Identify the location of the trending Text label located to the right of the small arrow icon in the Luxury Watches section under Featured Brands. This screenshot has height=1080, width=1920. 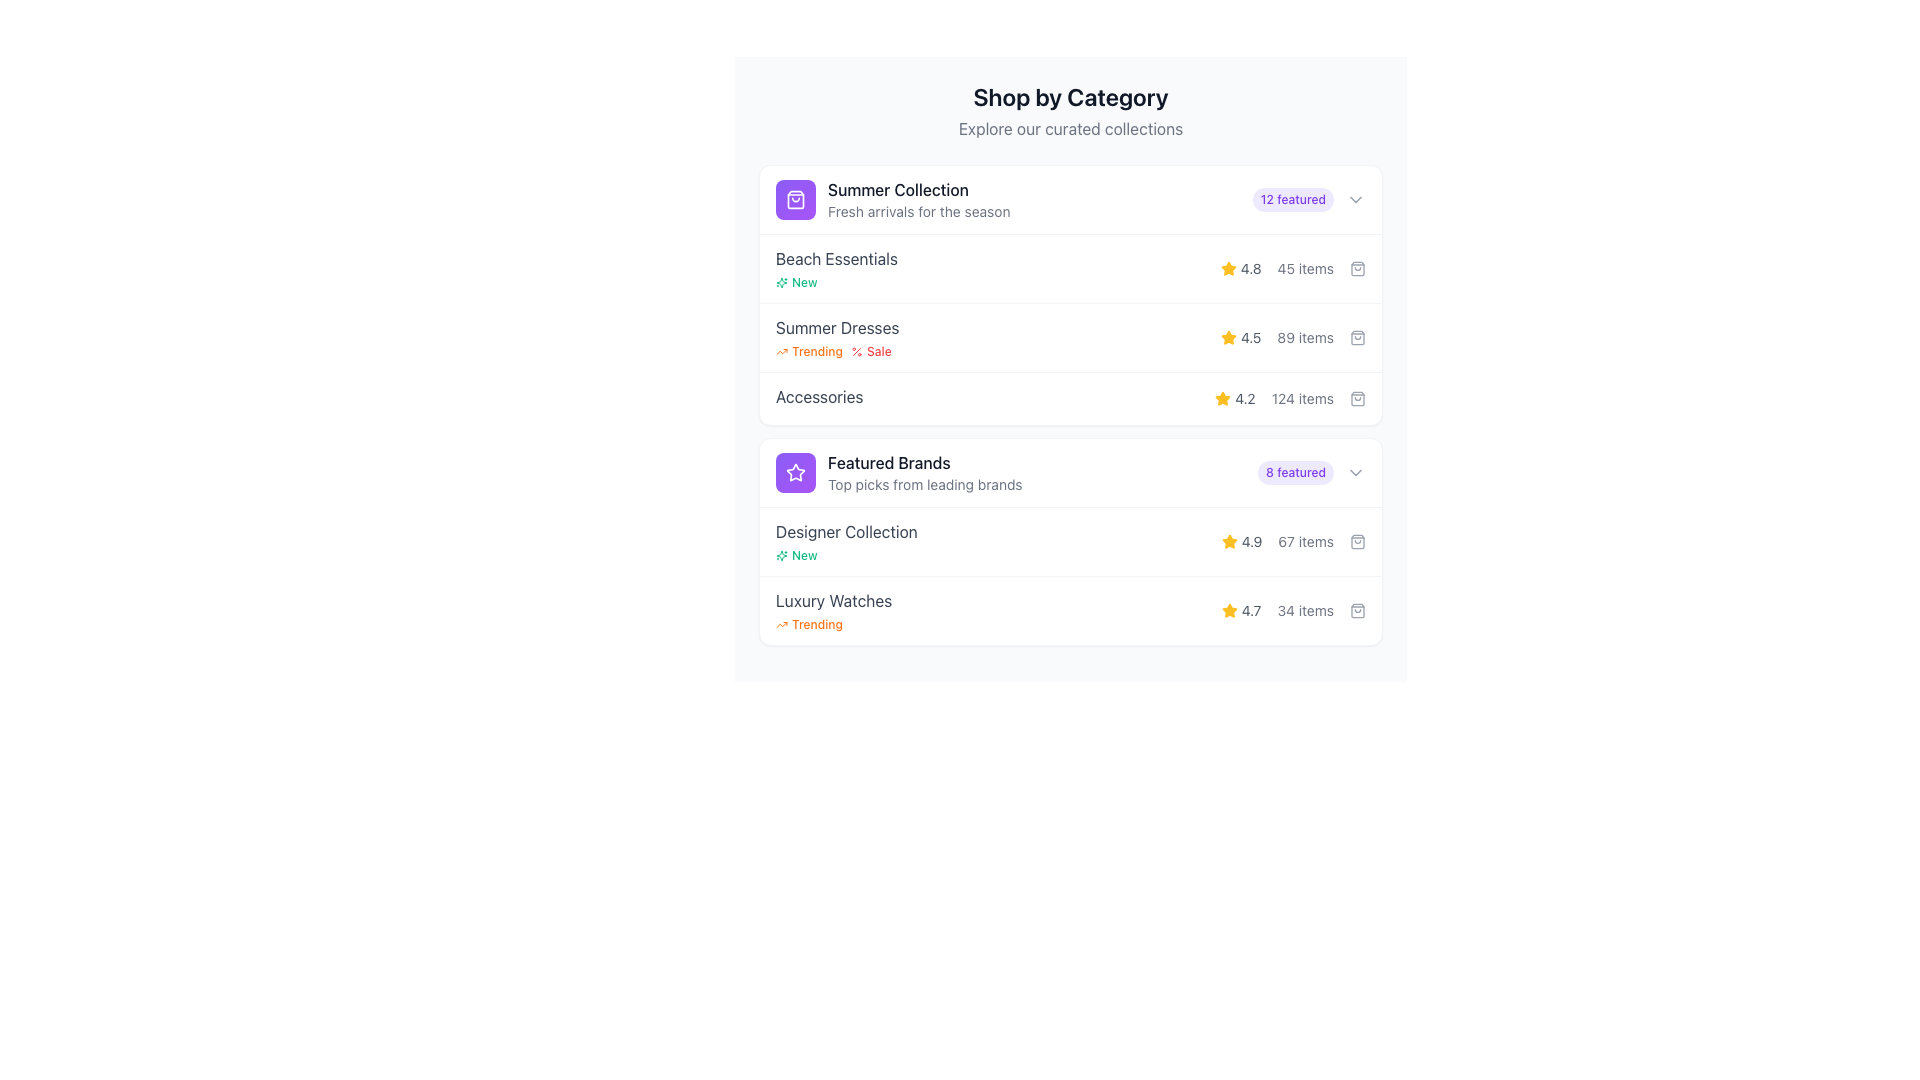
(817, 623).